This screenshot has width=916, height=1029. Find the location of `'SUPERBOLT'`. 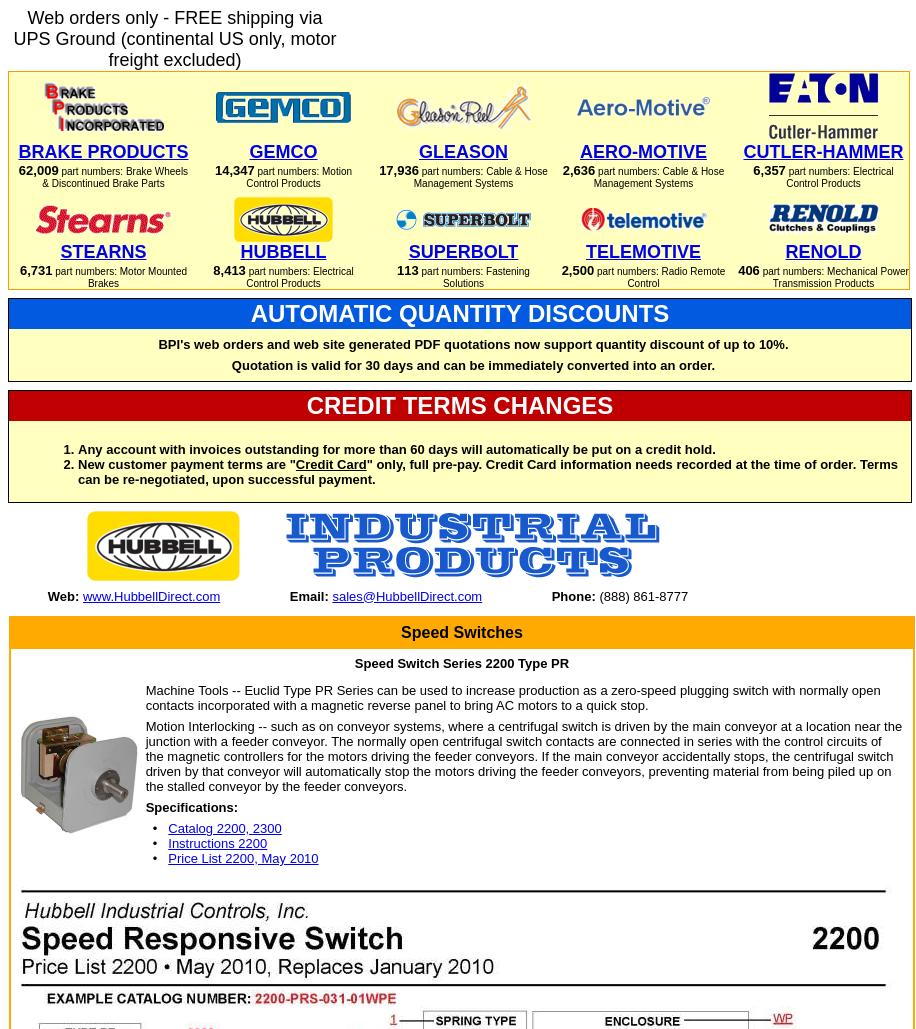

'SUPERBOLT' is located at coordinates (406, 251).